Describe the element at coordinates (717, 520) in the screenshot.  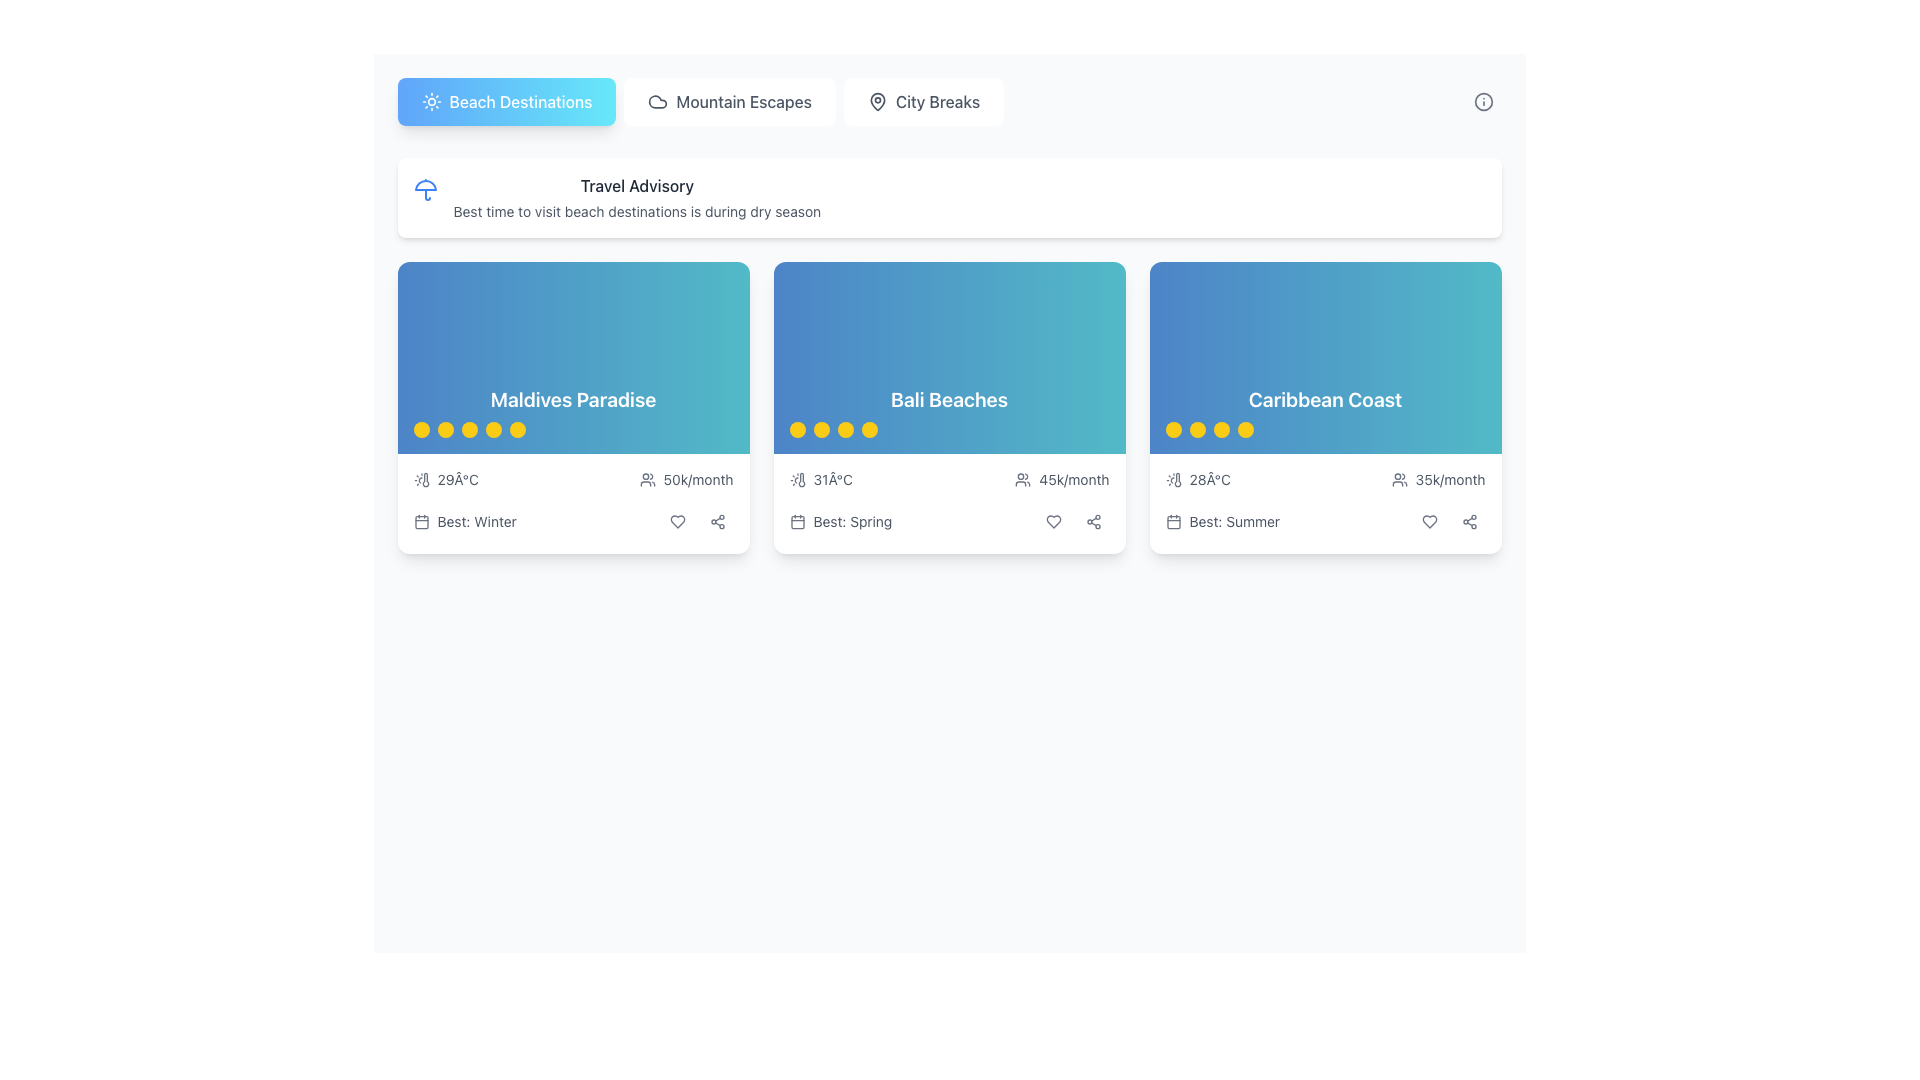
I see `the share button located at the bottom-right corner of the third destination card` at that location.